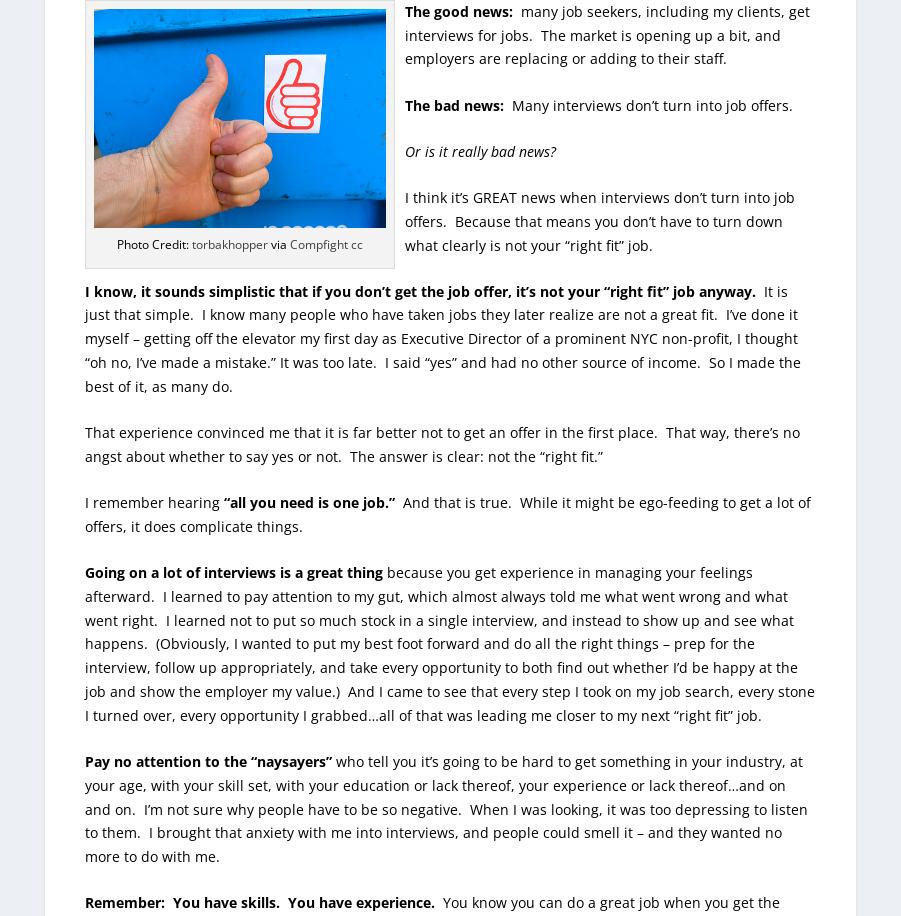 The image size is (901, 916). Describe the element at coordinates (648, 103) in the screenshot. I see `'Many interviews don’t turn into job offers.'` at that location.